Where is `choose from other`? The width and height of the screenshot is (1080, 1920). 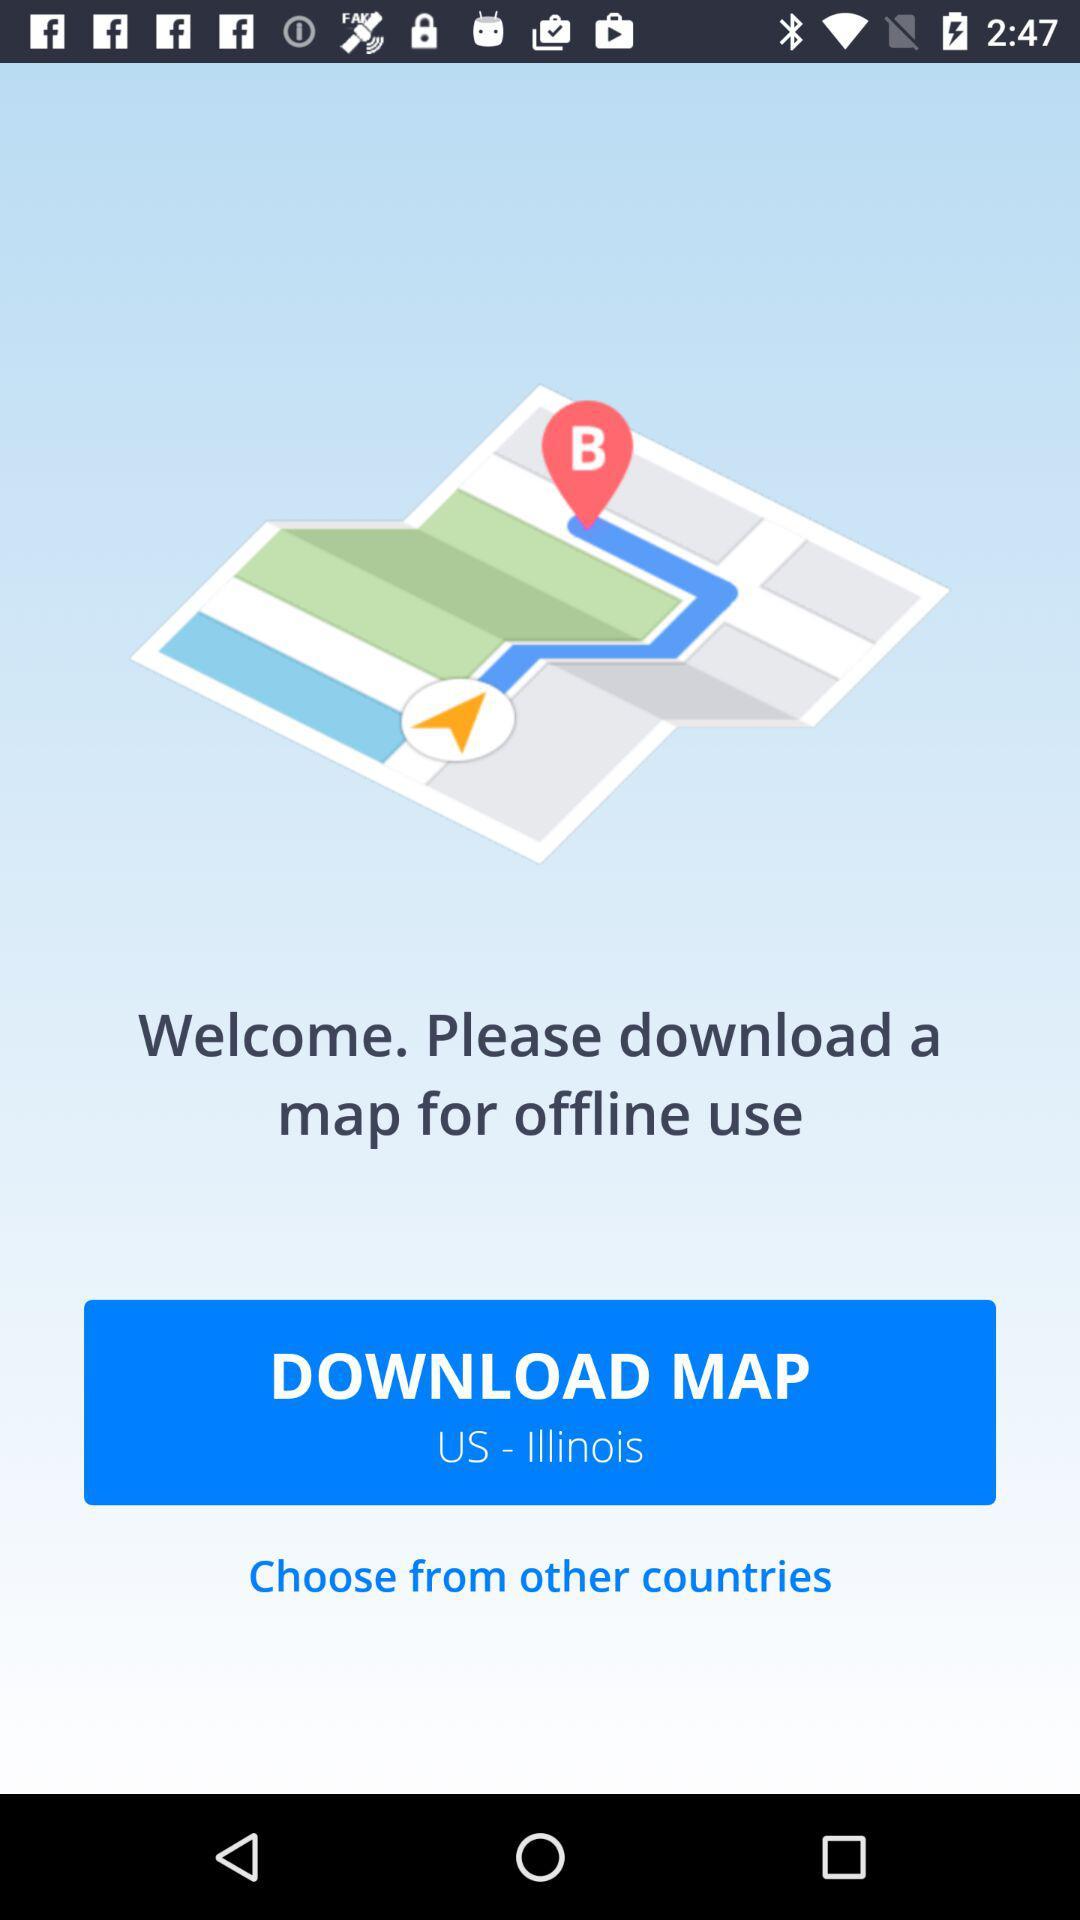
choose from other is located at coordinates (540, 1595).